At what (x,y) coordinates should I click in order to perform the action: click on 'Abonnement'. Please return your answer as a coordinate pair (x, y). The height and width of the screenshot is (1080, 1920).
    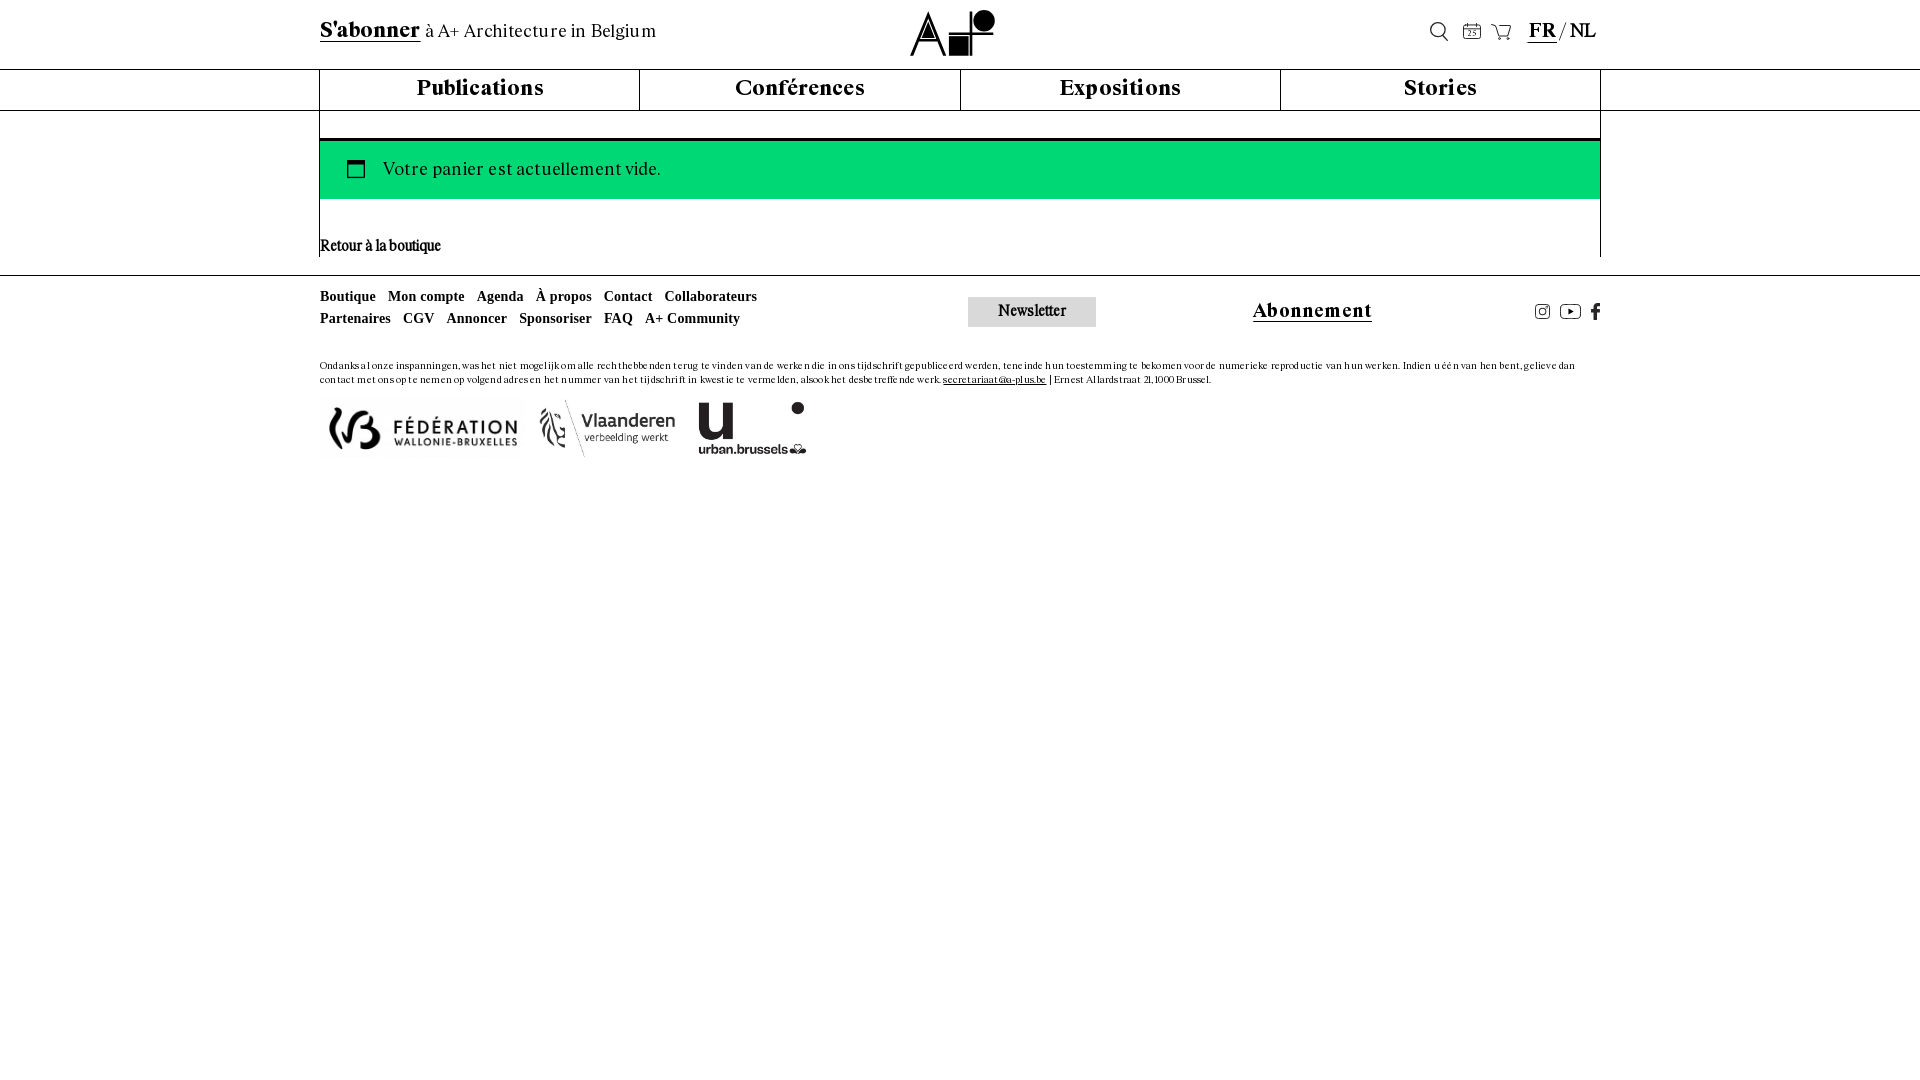
    Looking at the image, I should click on (1312, 312).